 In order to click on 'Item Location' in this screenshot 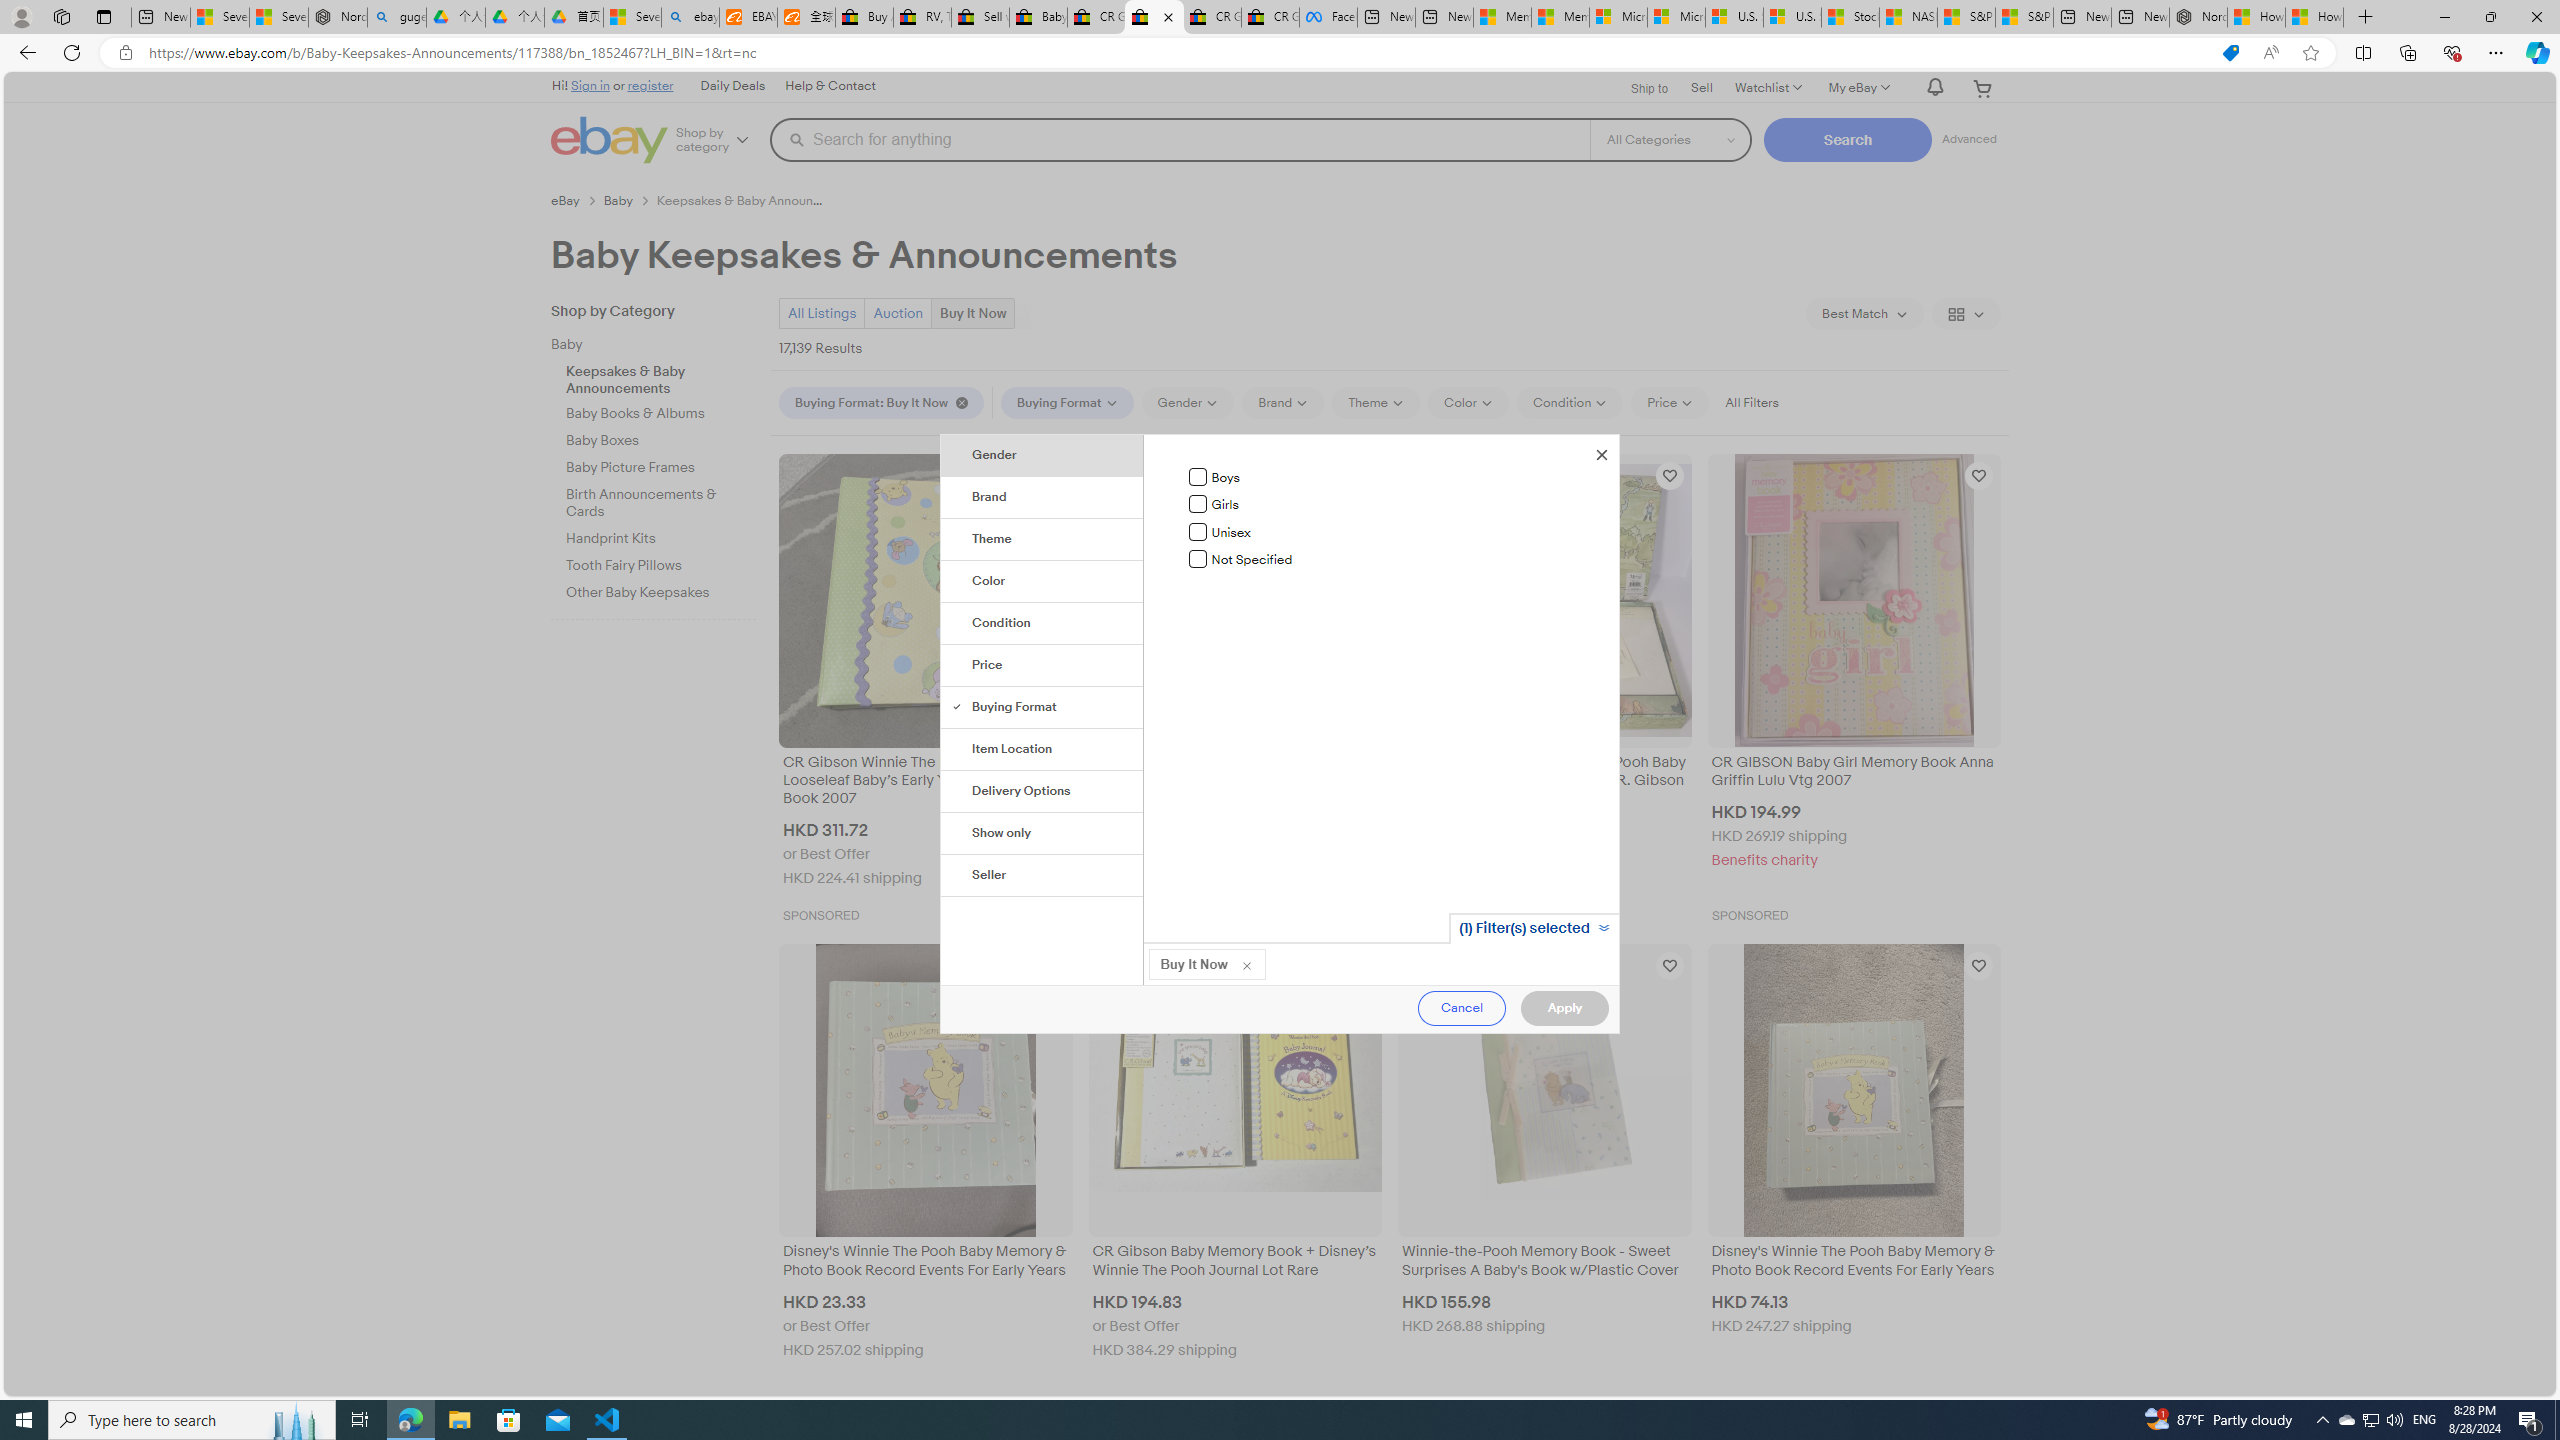, I will do `click(1043, 748)`.